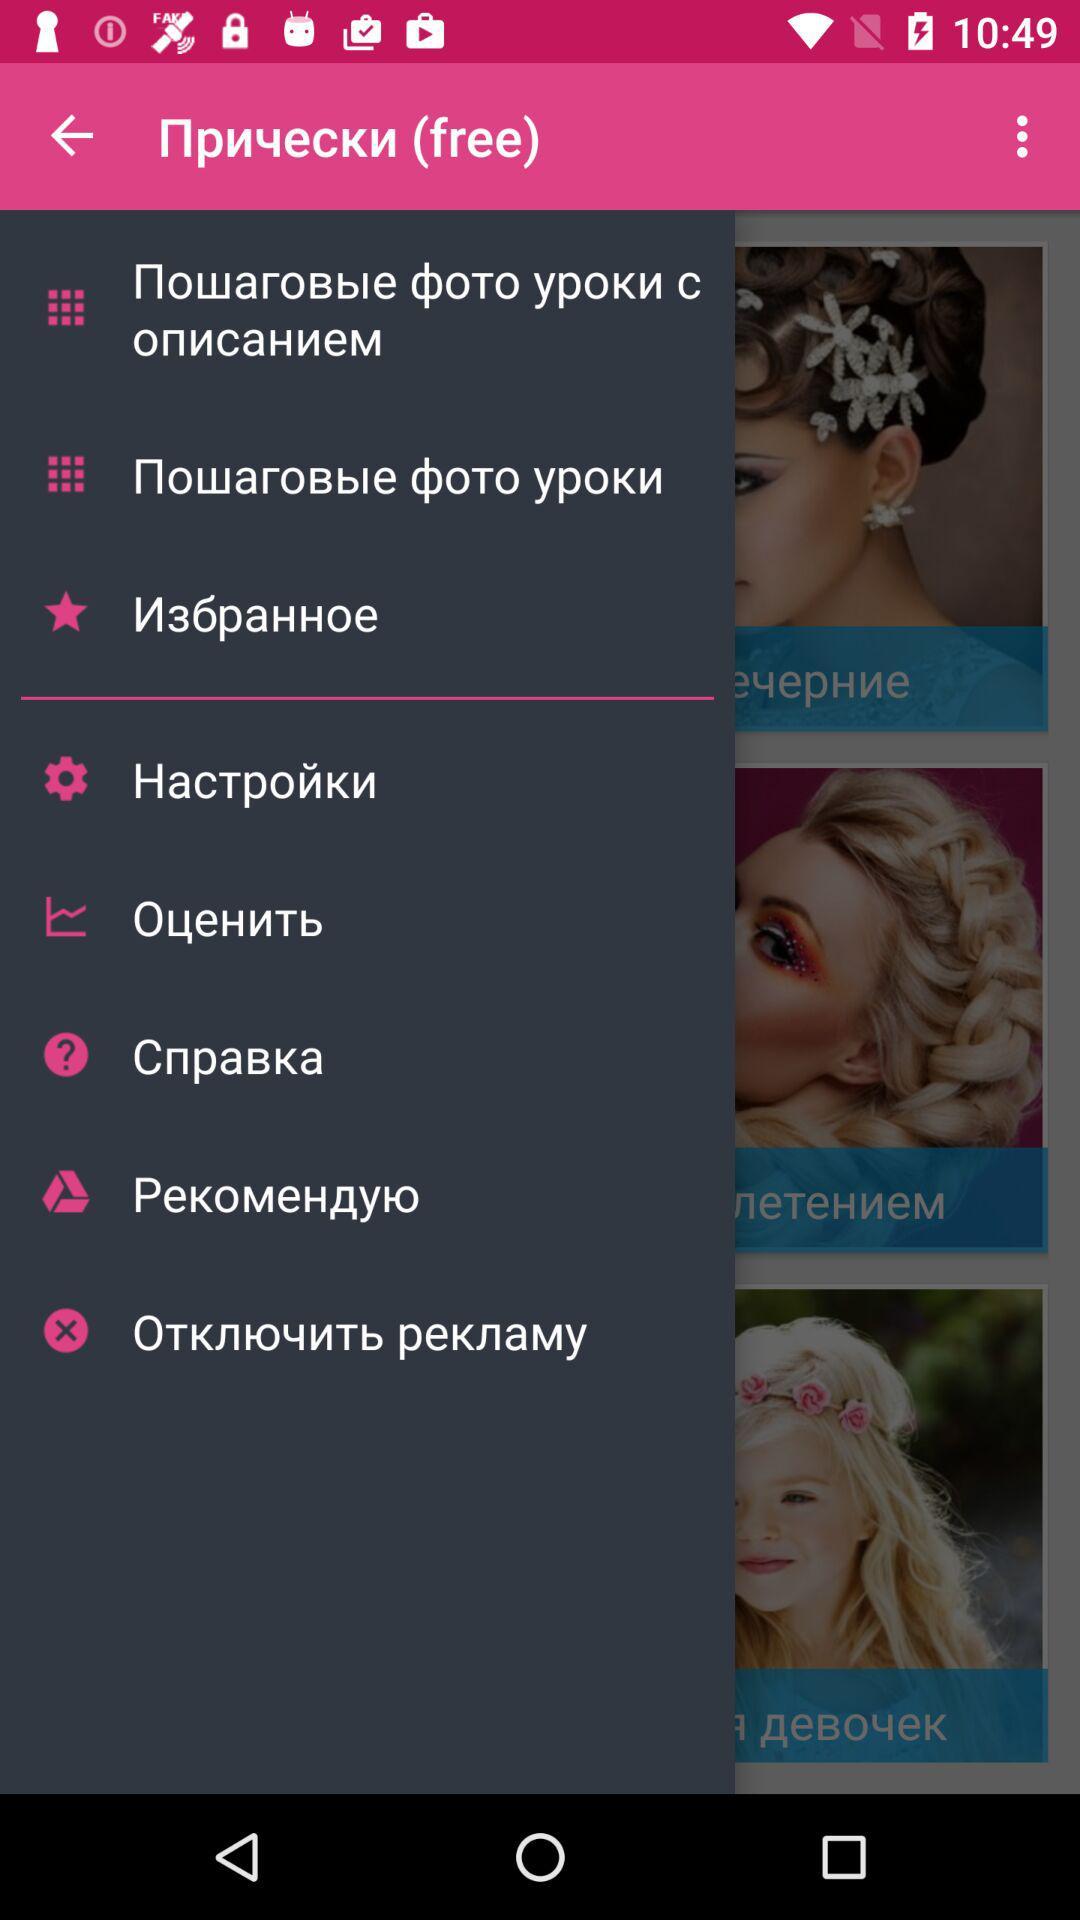  Describe the element at coordinates (801, 1007) in the screenshot. I see `the second image` at that location.